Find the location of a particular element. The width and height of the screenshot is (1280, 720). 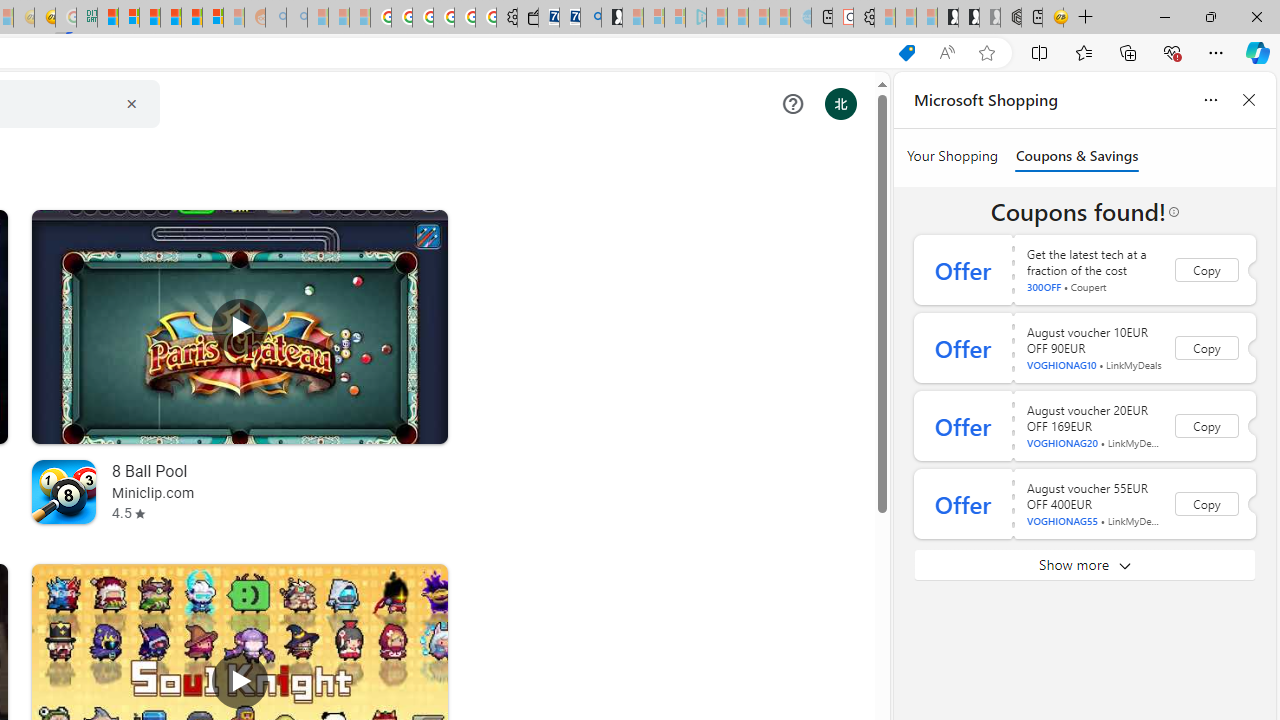

'Read aloud this page (Ctrl+Shift+U)' is located at coordinates (945, 52).